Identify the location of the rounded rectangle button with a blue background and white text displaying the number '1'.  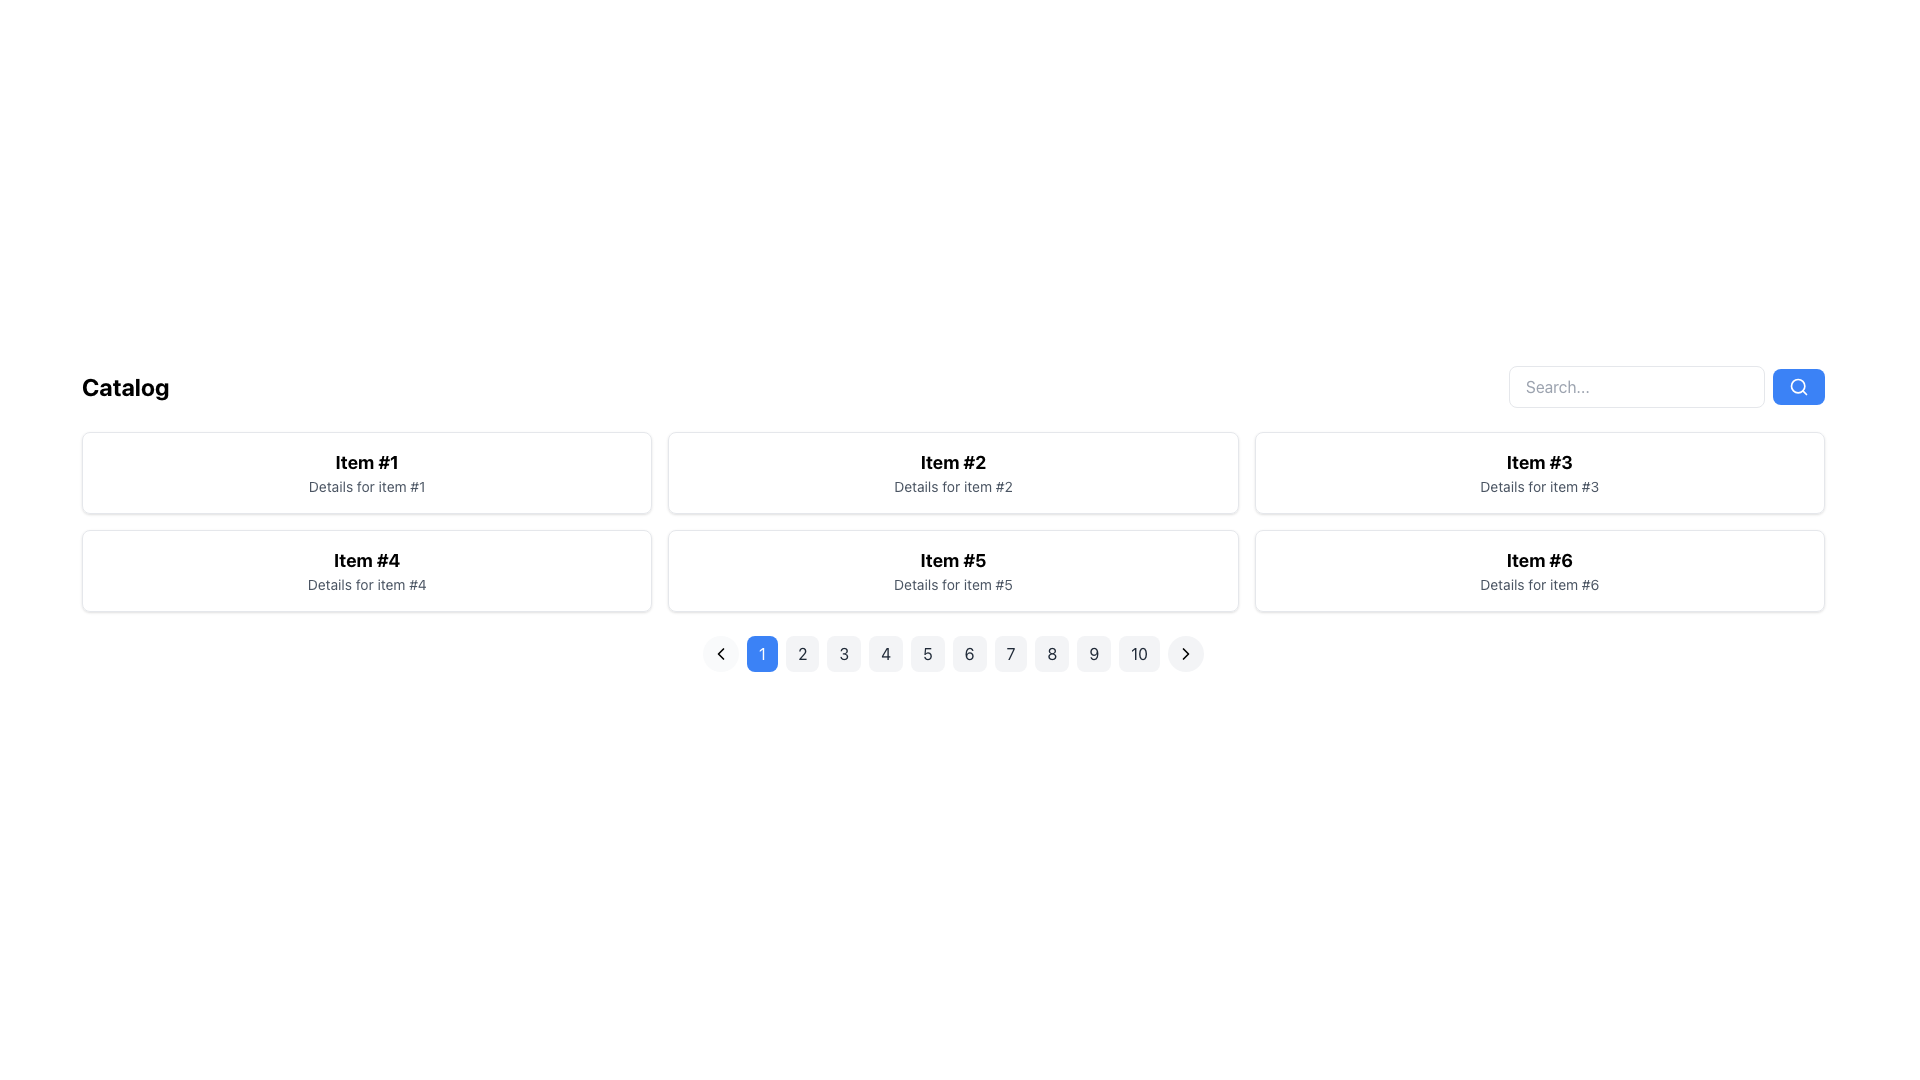
(761, 654).